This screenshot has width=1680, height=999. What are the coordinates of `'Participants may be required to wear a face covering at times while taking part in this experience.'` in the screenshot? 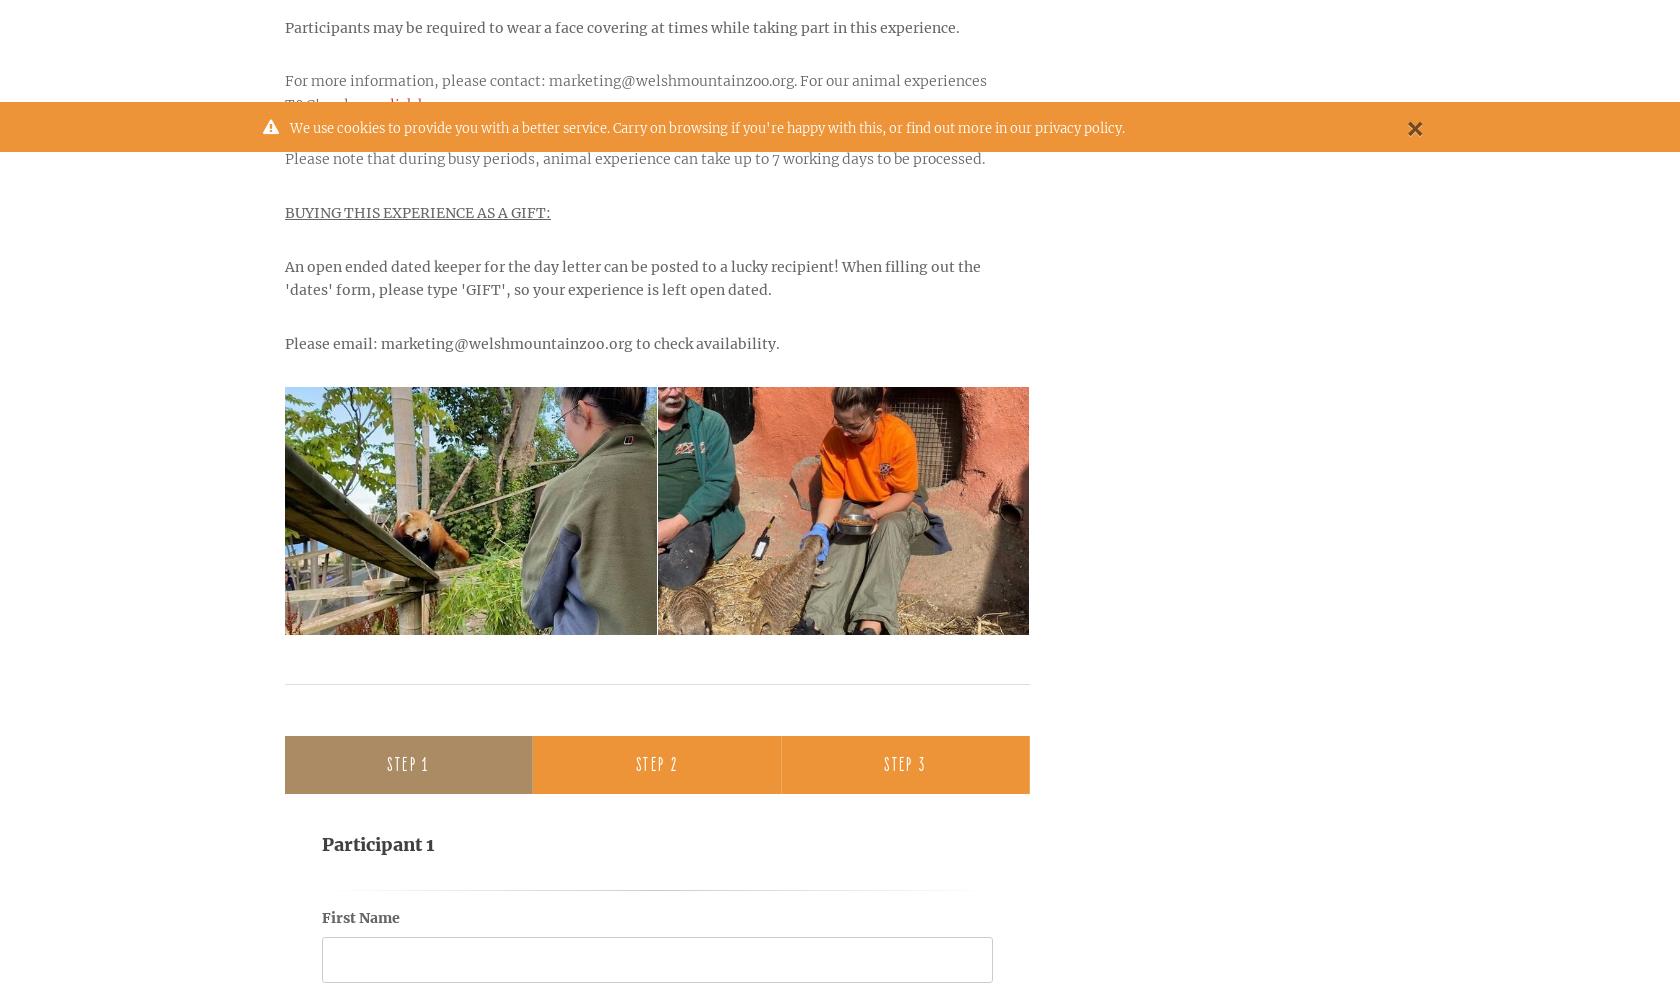 It's located at (622, 26).